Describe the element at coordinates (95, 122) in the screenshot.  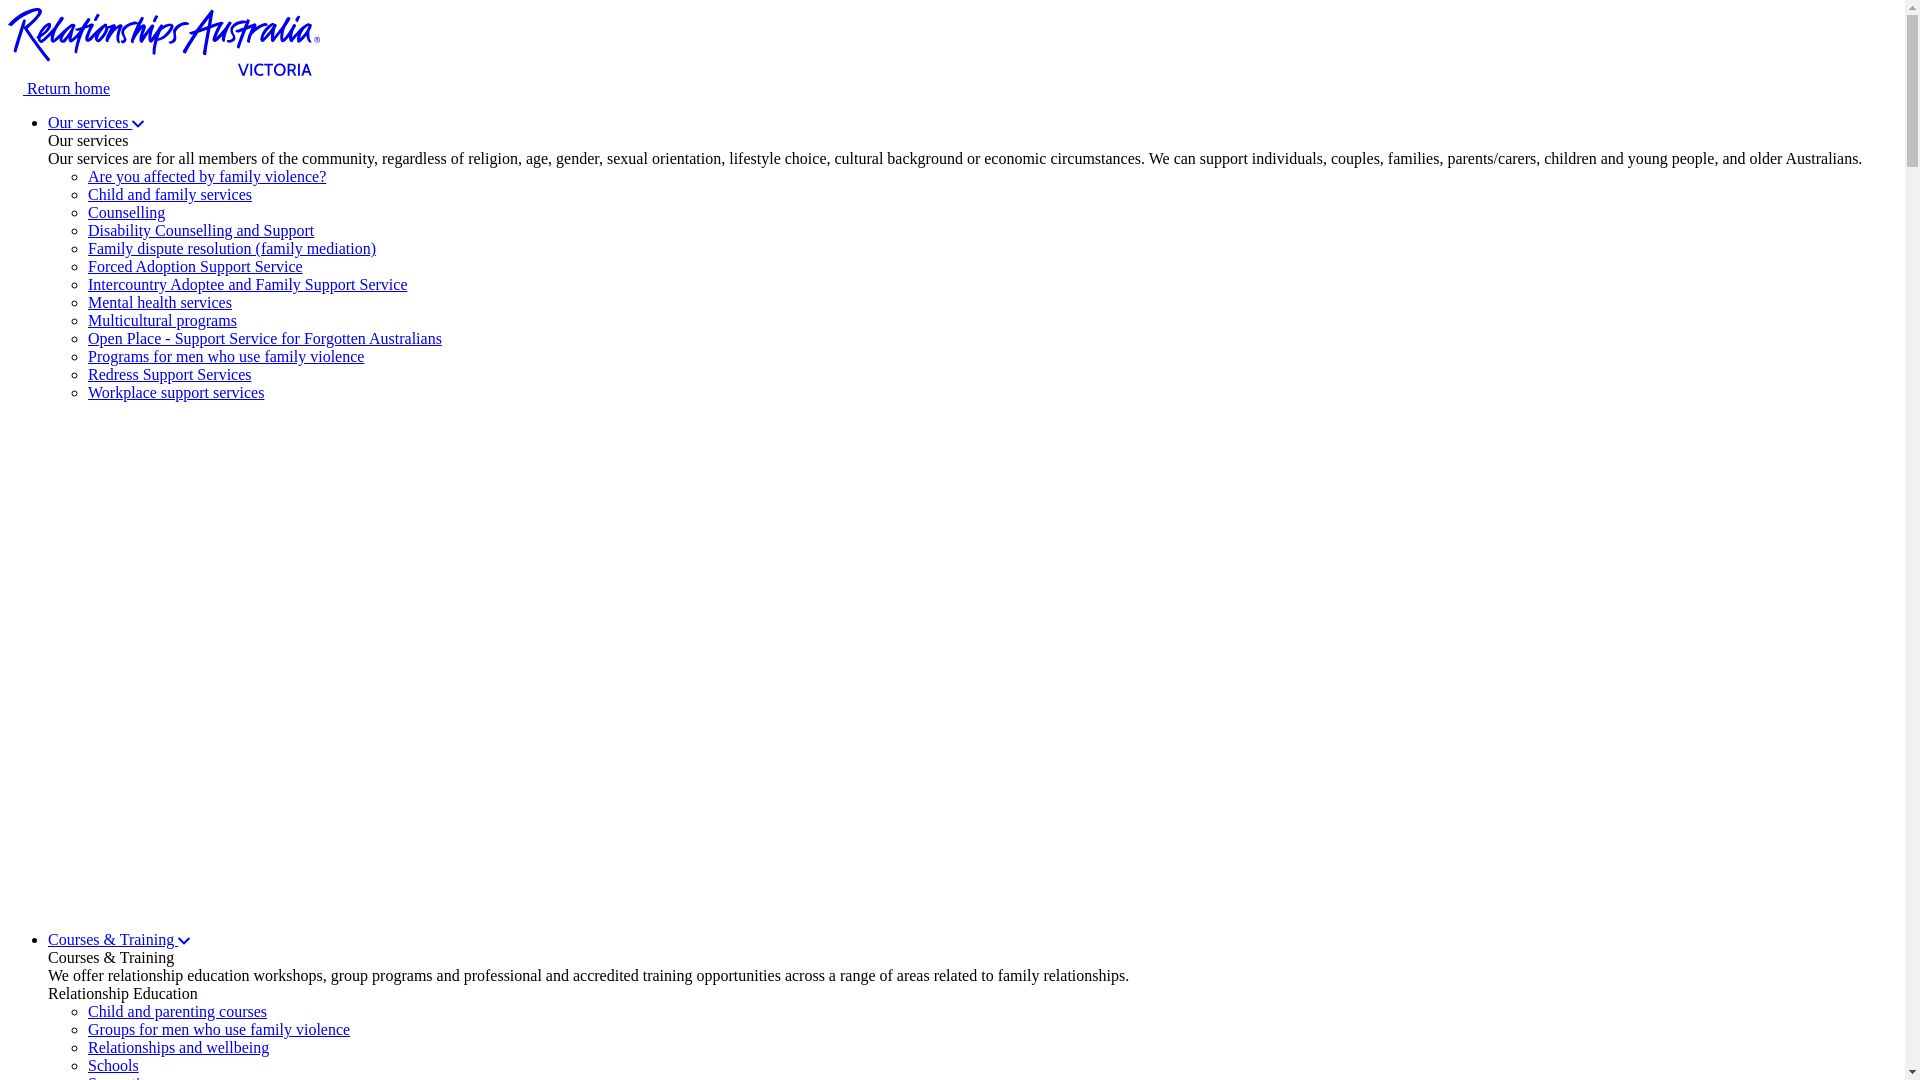
I see `'Our services'` at that location.